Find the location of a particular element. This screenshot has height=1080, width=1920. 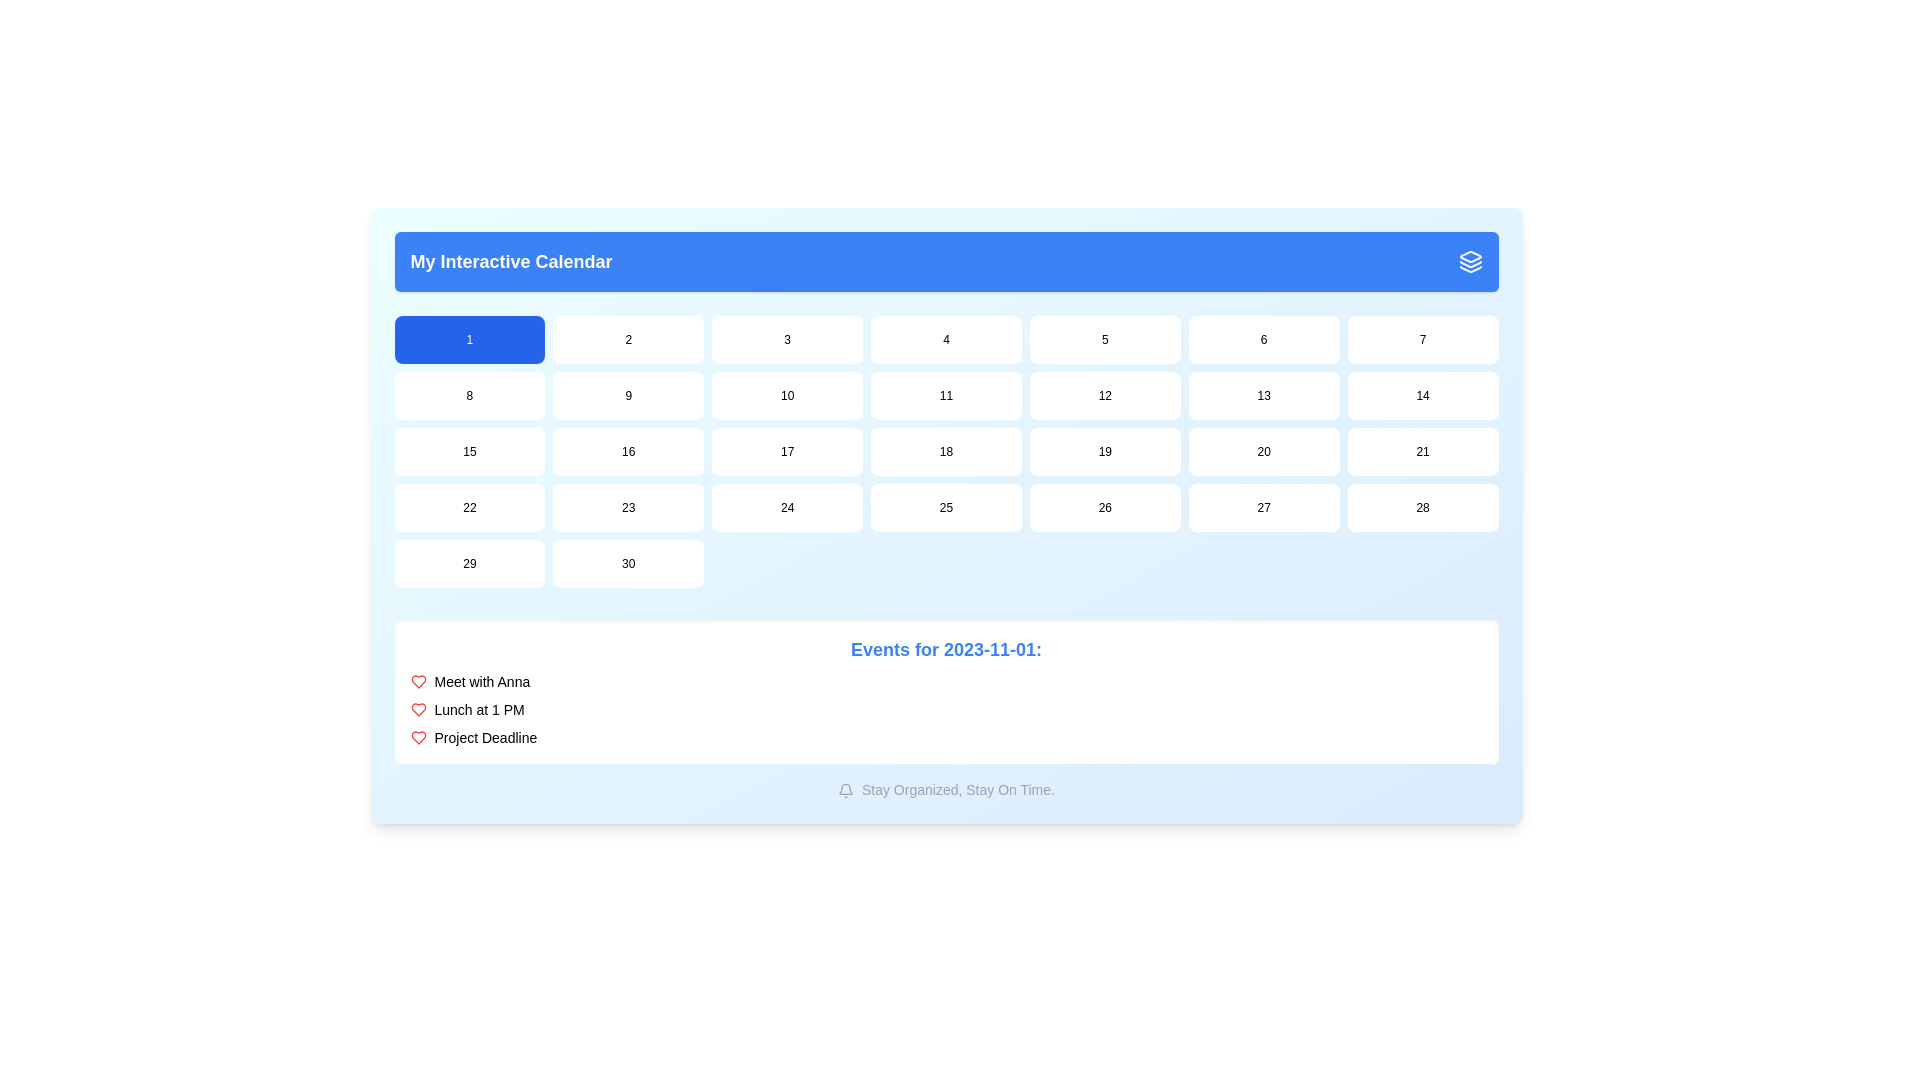

the white rectangular button with rounded corners labeled '12' in the second row and sixth column of 'My Interactive Calendar' to interact with the date is located at coordinates (1104, 396).